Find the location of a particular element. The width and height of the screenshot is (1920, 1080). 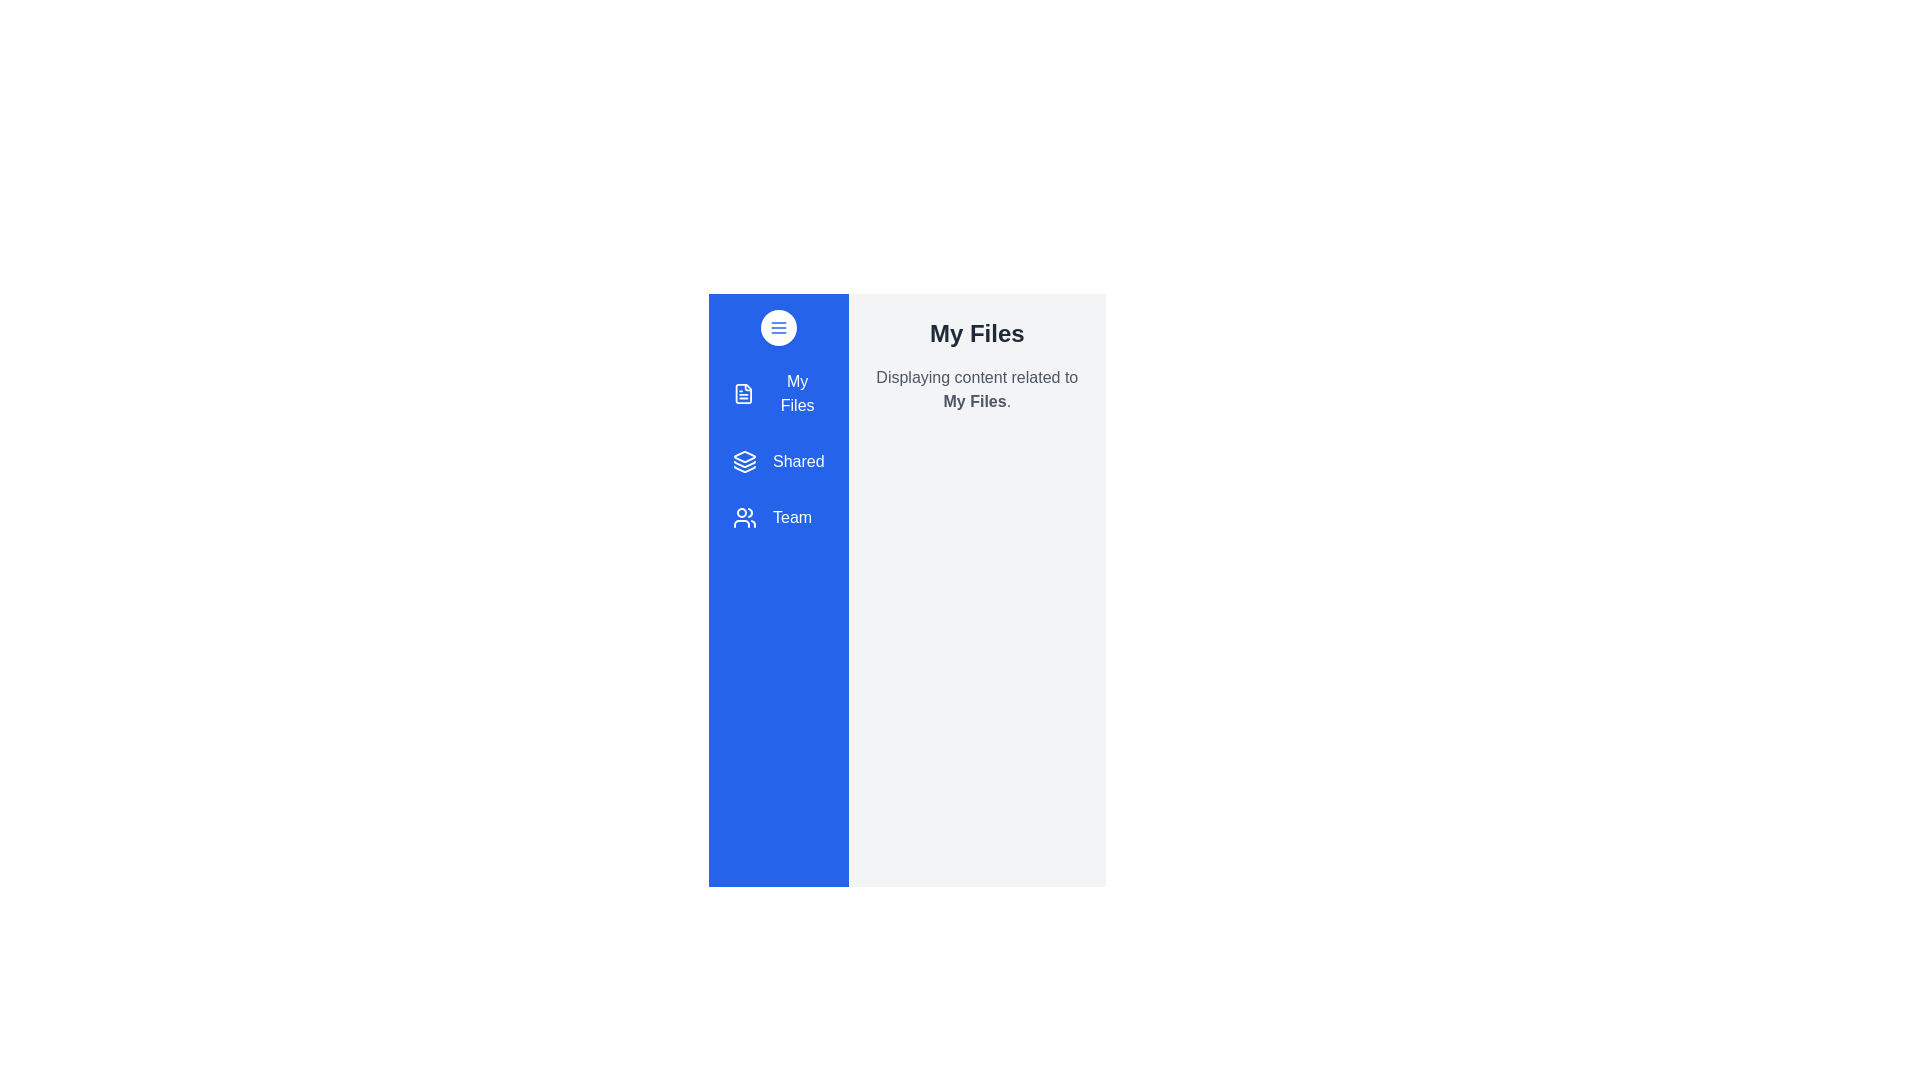

the section Team from the drawer menu is located at coordinates (777, 516).